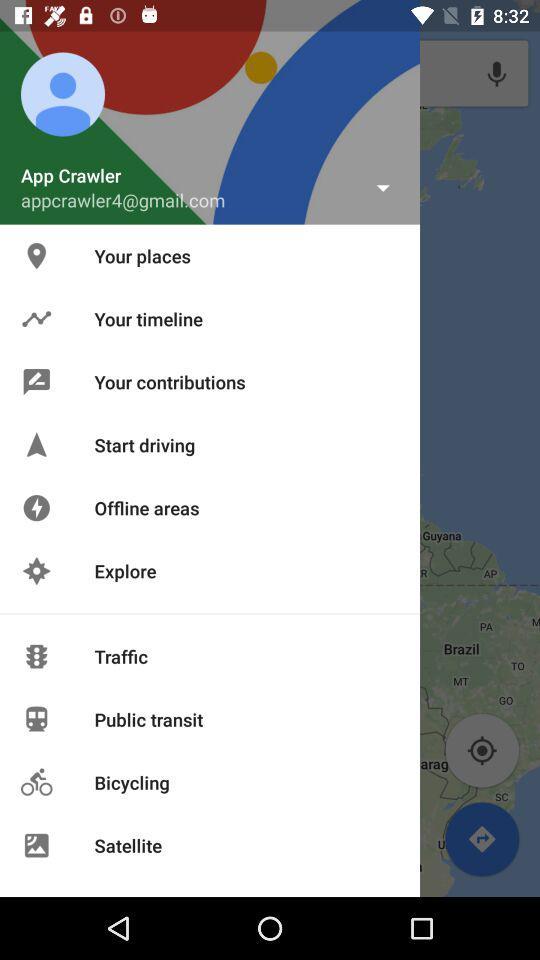  Describe the element at coordinates (481, 750) in the screenshot. I see `go gps` at that location.